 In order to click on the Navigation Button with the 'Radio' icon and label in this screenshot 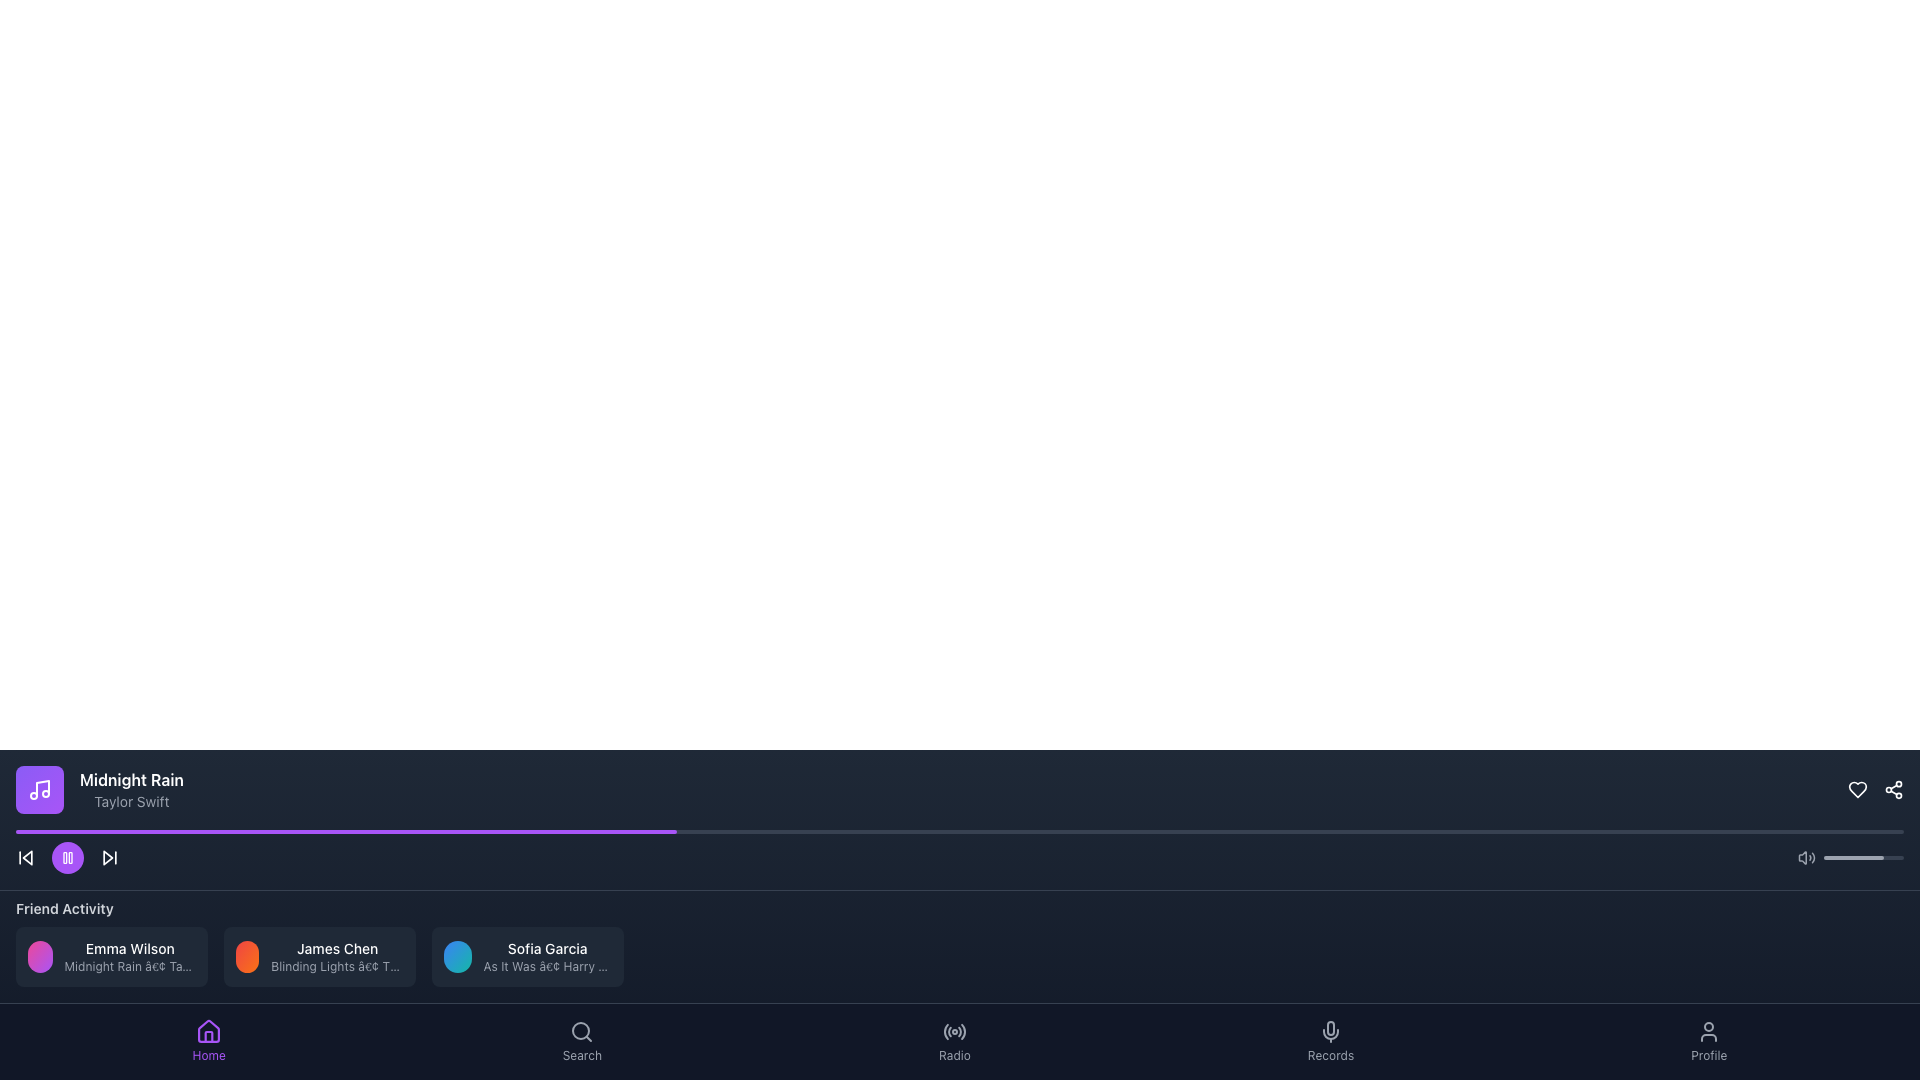, I will do `click(953, 1040)`.